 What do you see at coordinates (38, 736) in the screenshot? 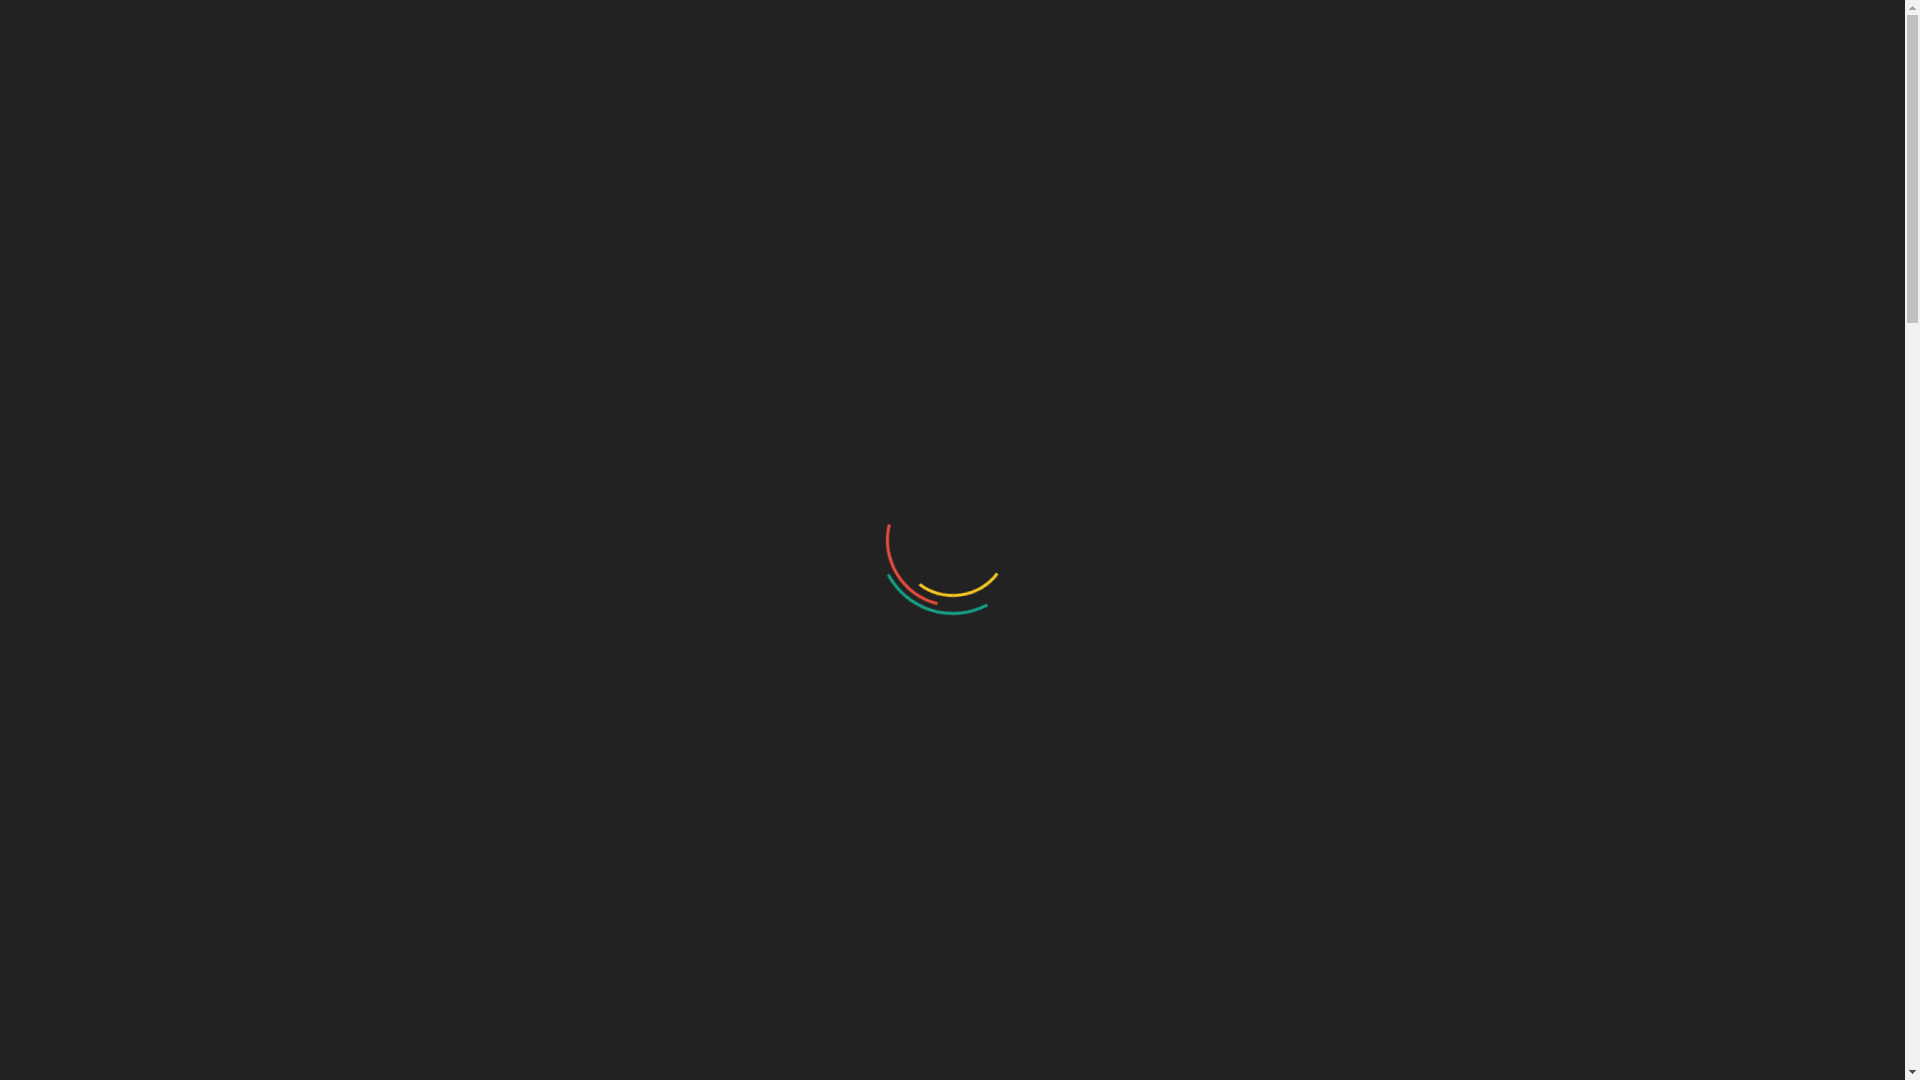
I see `'Ensino'` at bounding box center [38, 736].